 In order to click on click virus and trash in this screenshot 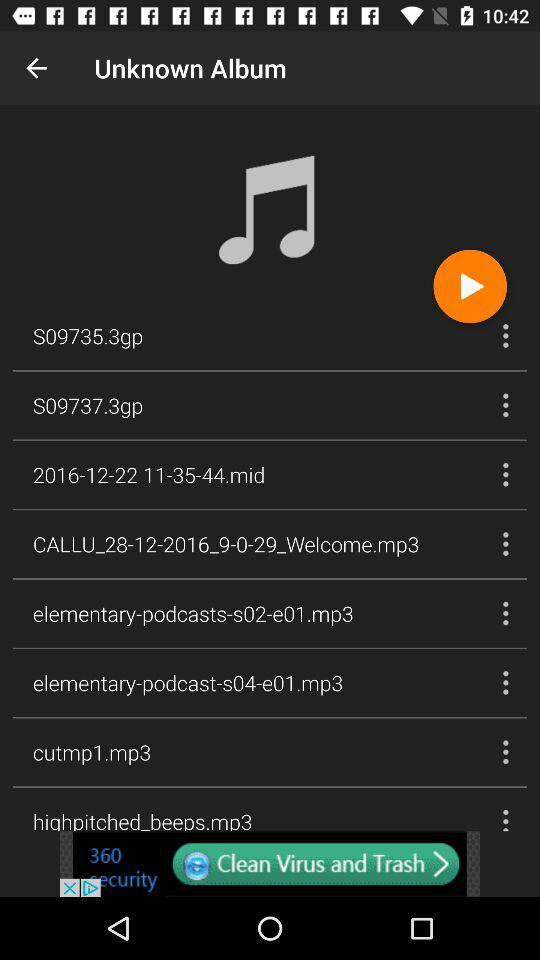, I will do `click(270, 863)`.